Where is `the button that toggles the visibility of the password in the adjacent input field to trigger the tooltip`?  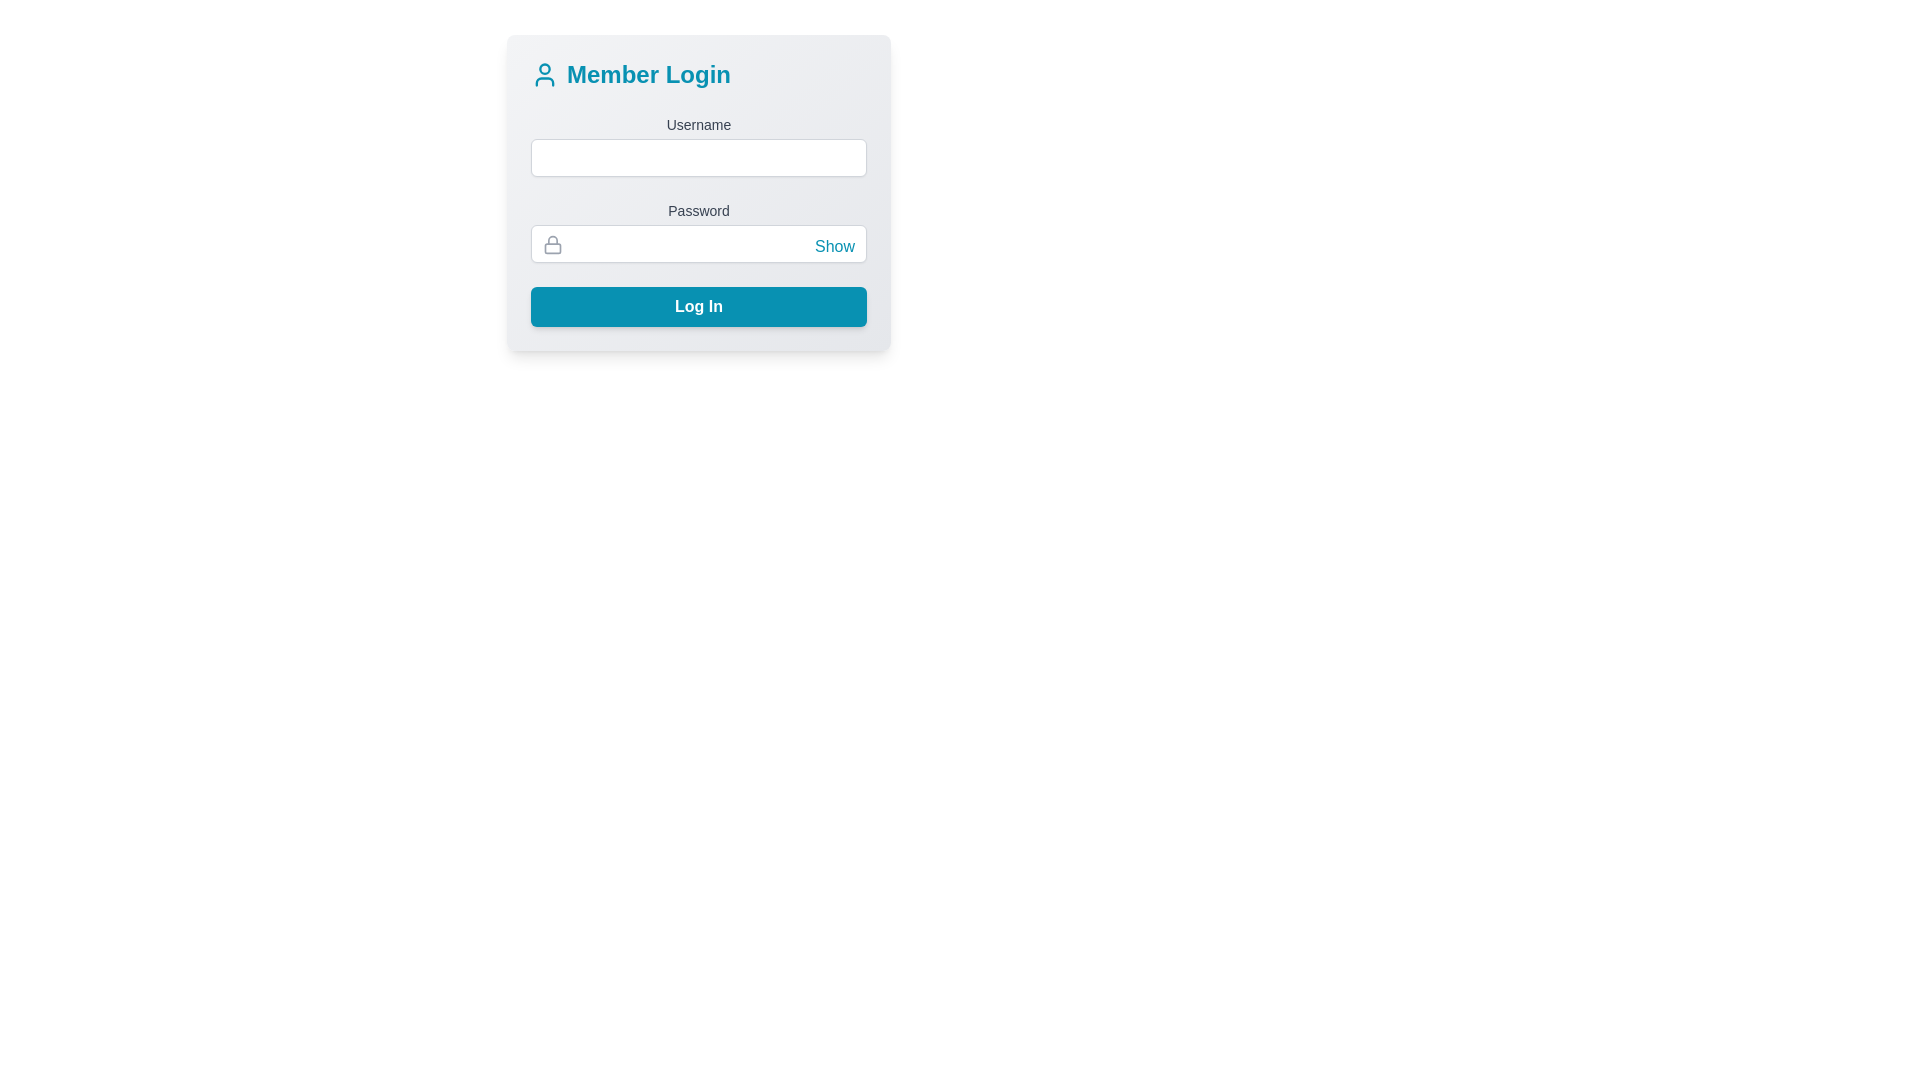 the button that toggles the visibility of the password in the adjacent input field to trigger the tooltip is located at coordinates (835, 245).